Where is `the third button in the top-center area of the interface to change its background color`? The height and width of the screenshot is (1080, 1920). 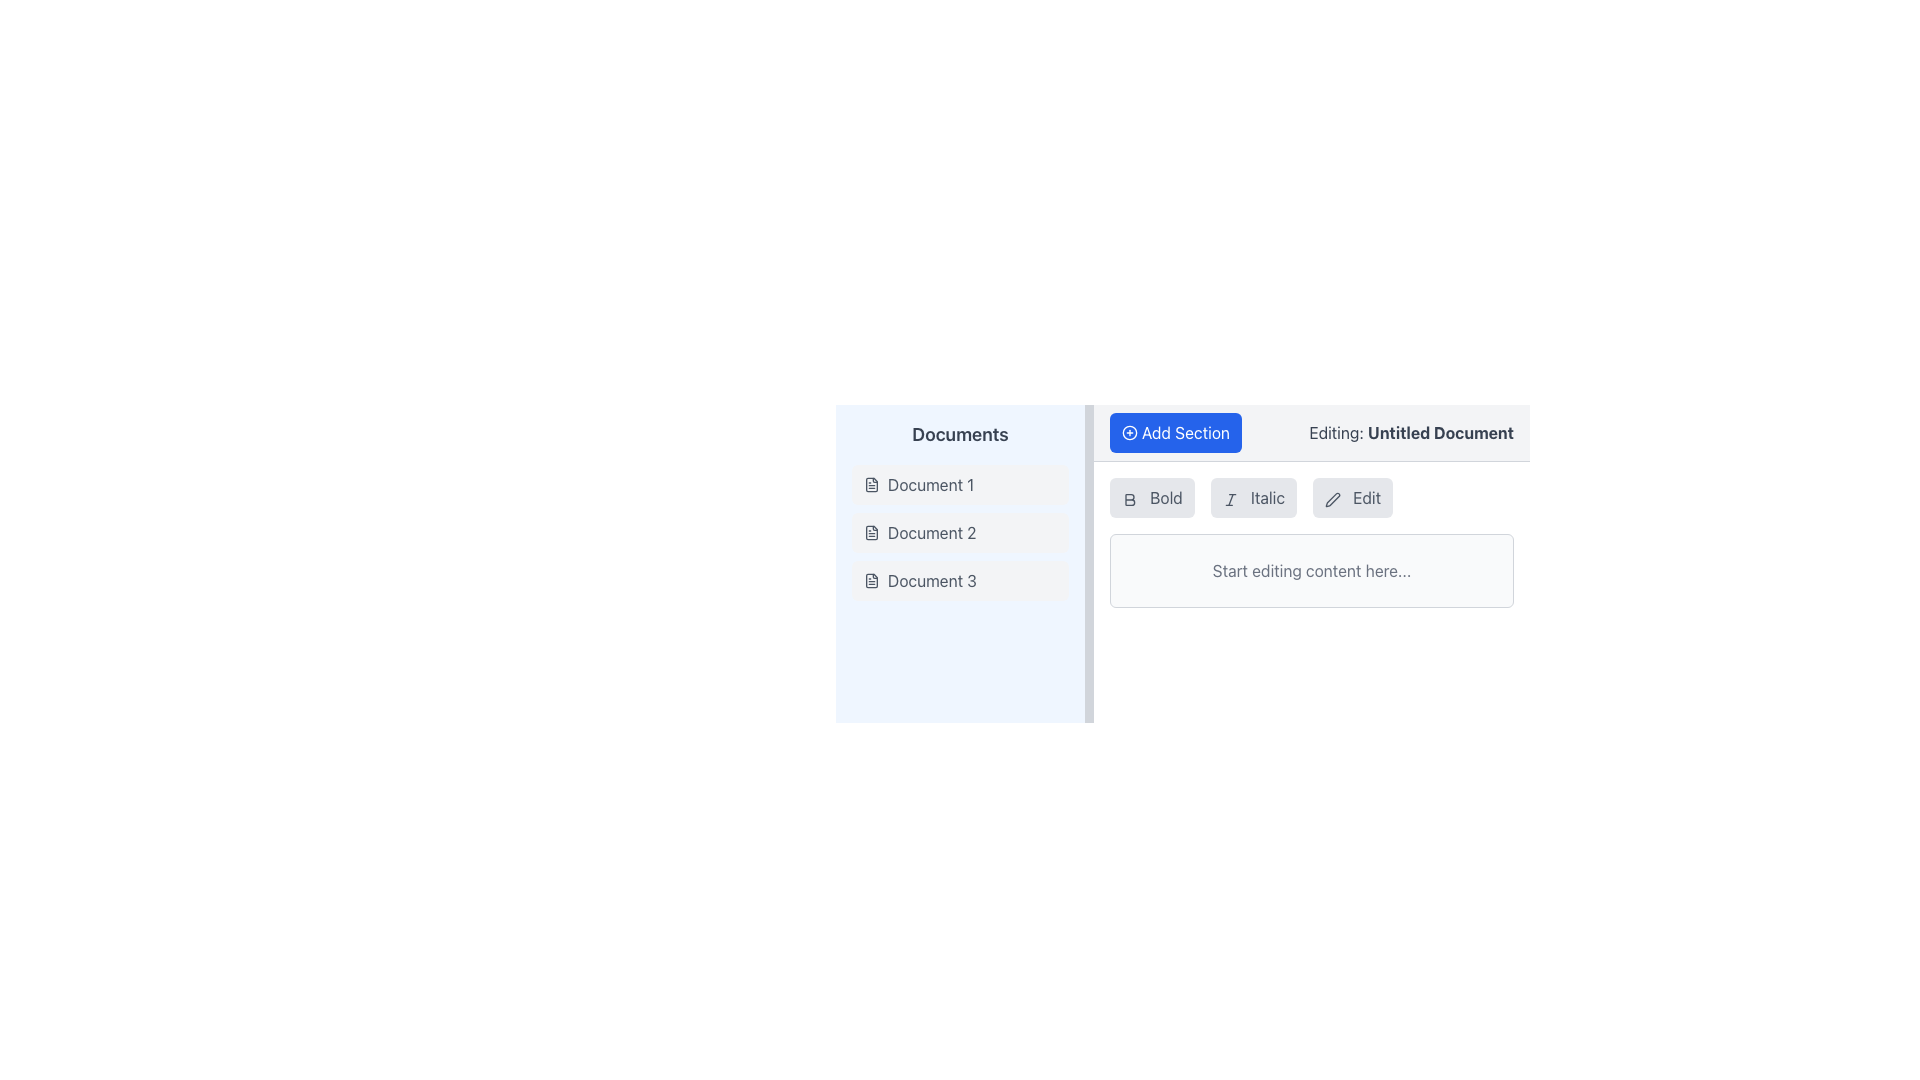 the third button in the top-center area of the interface to change its background color is located at coordinates (1353, 496).